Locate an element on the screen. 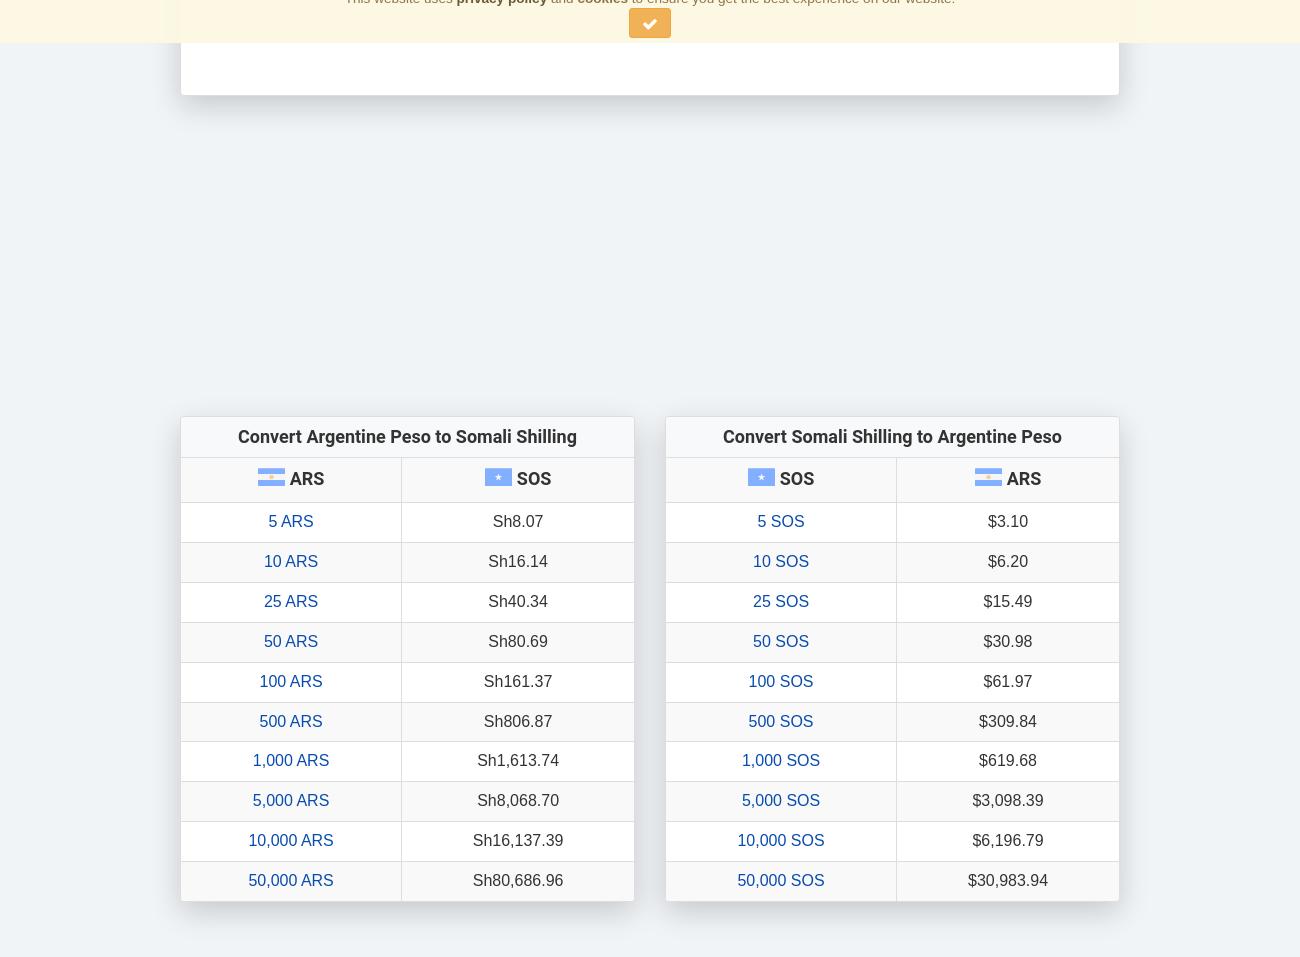 The image size is (1300, 957). '$30.98' is located at coordinates (982, 639).